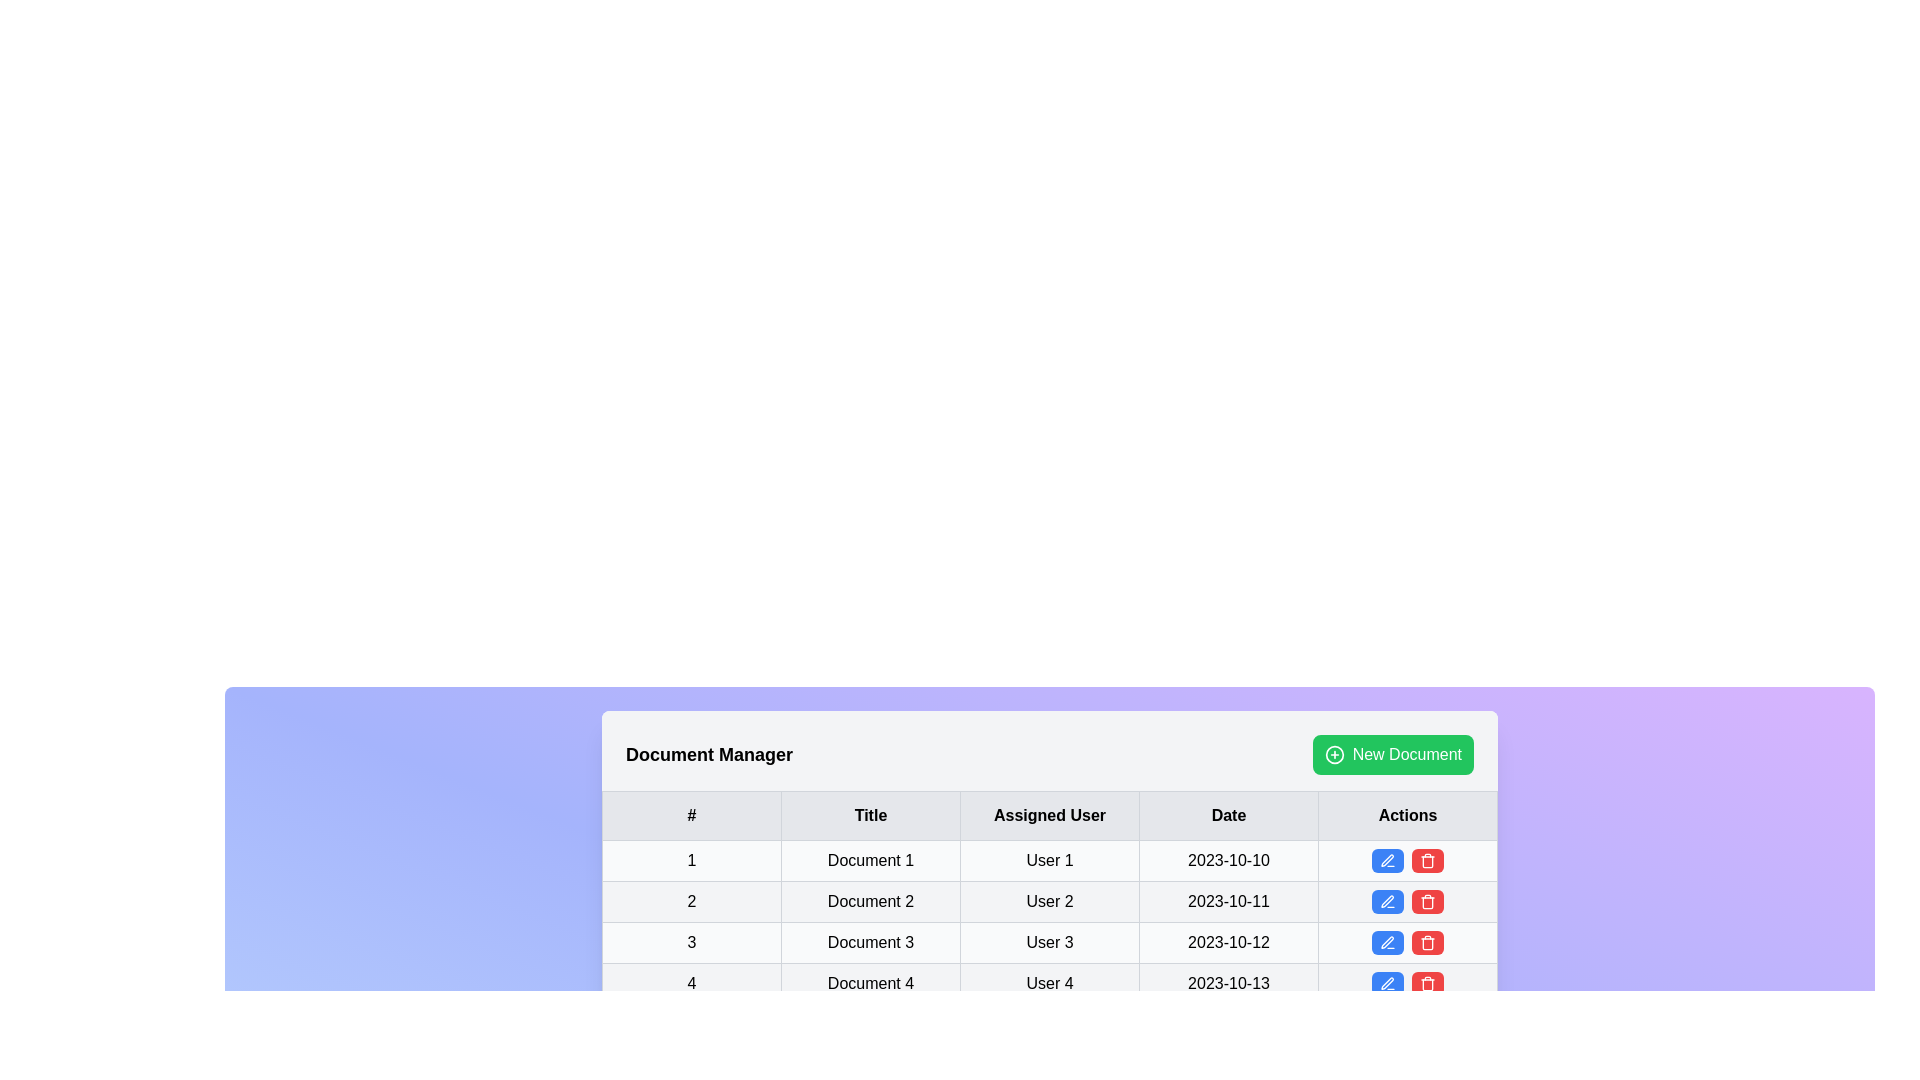 Image resolution: width=1920 pixels, height=1080 pixels. I want to click on the fourth row in the table which contains multiple cells and action buttons, so click(1049, 982).